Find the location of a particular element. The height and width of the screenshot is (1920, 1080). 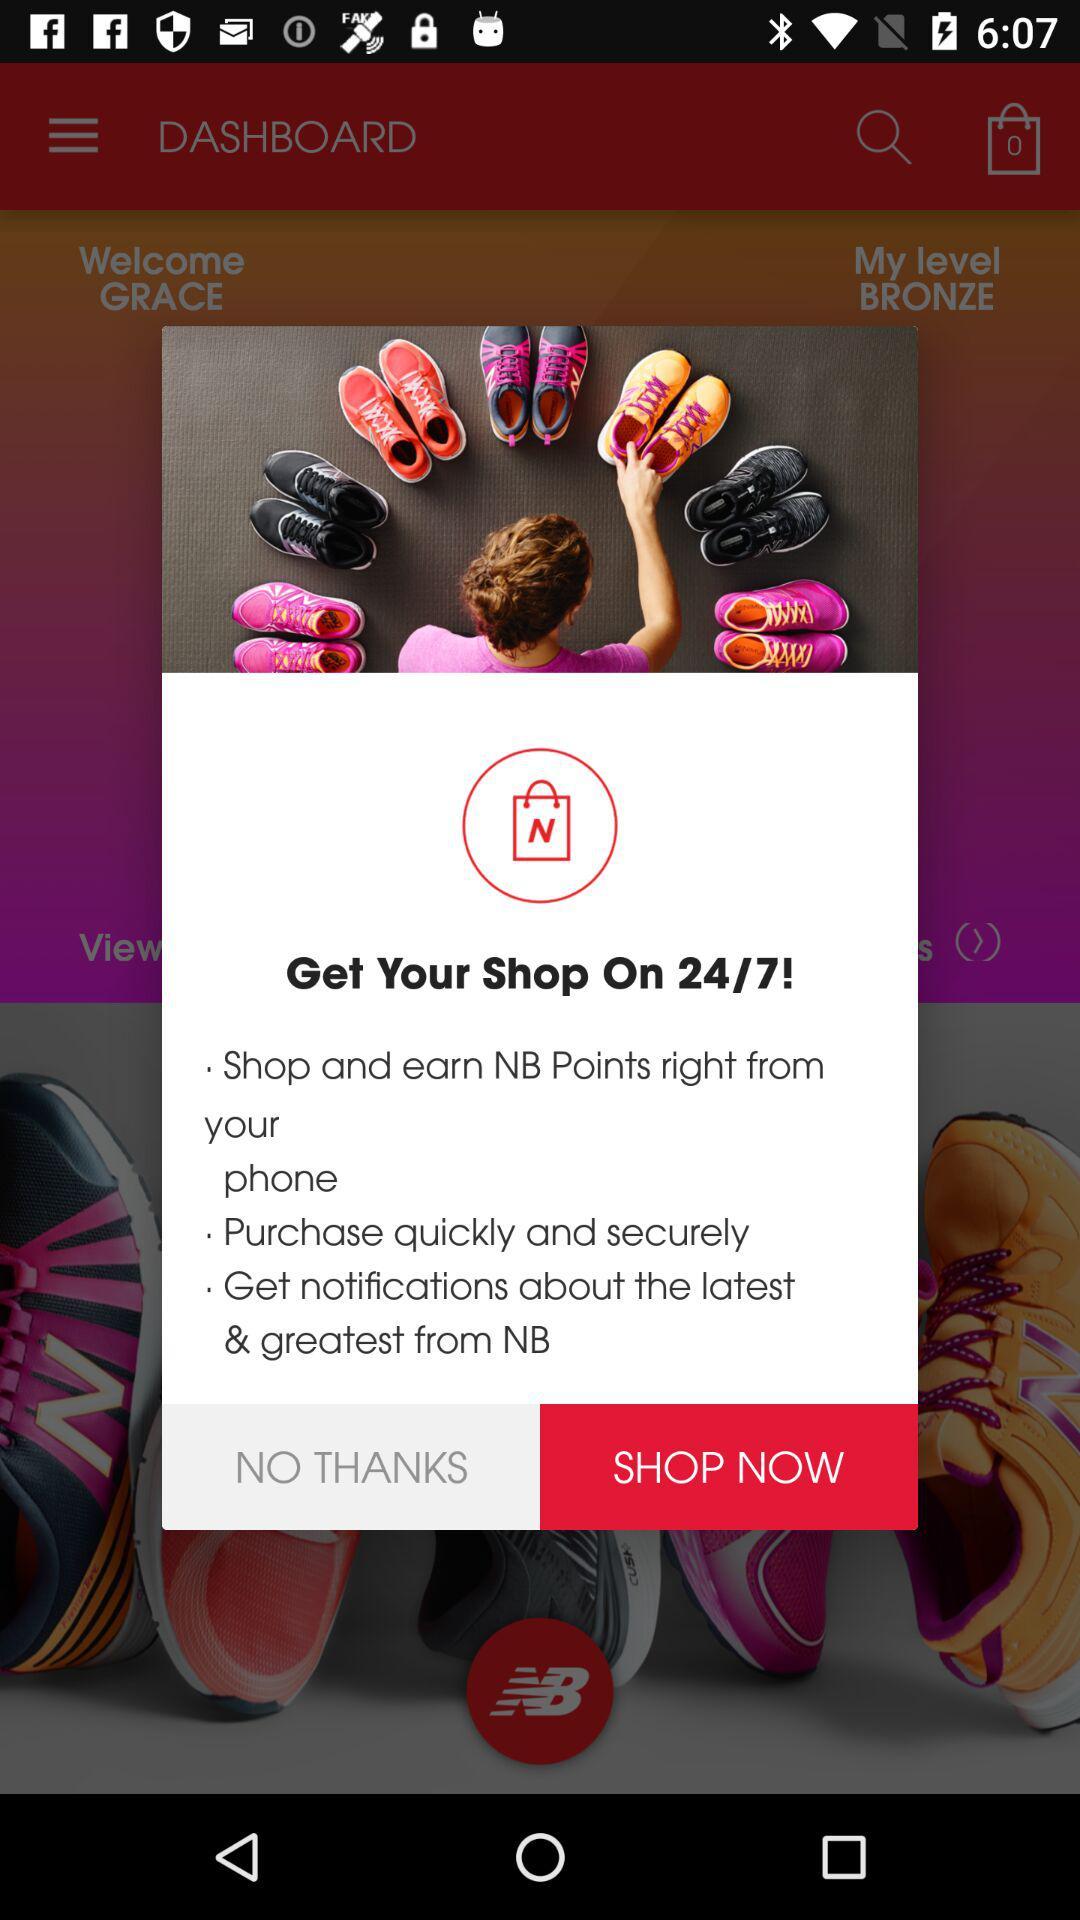

item to the right of the no thanks icon is located at coordinates (729, 1467).